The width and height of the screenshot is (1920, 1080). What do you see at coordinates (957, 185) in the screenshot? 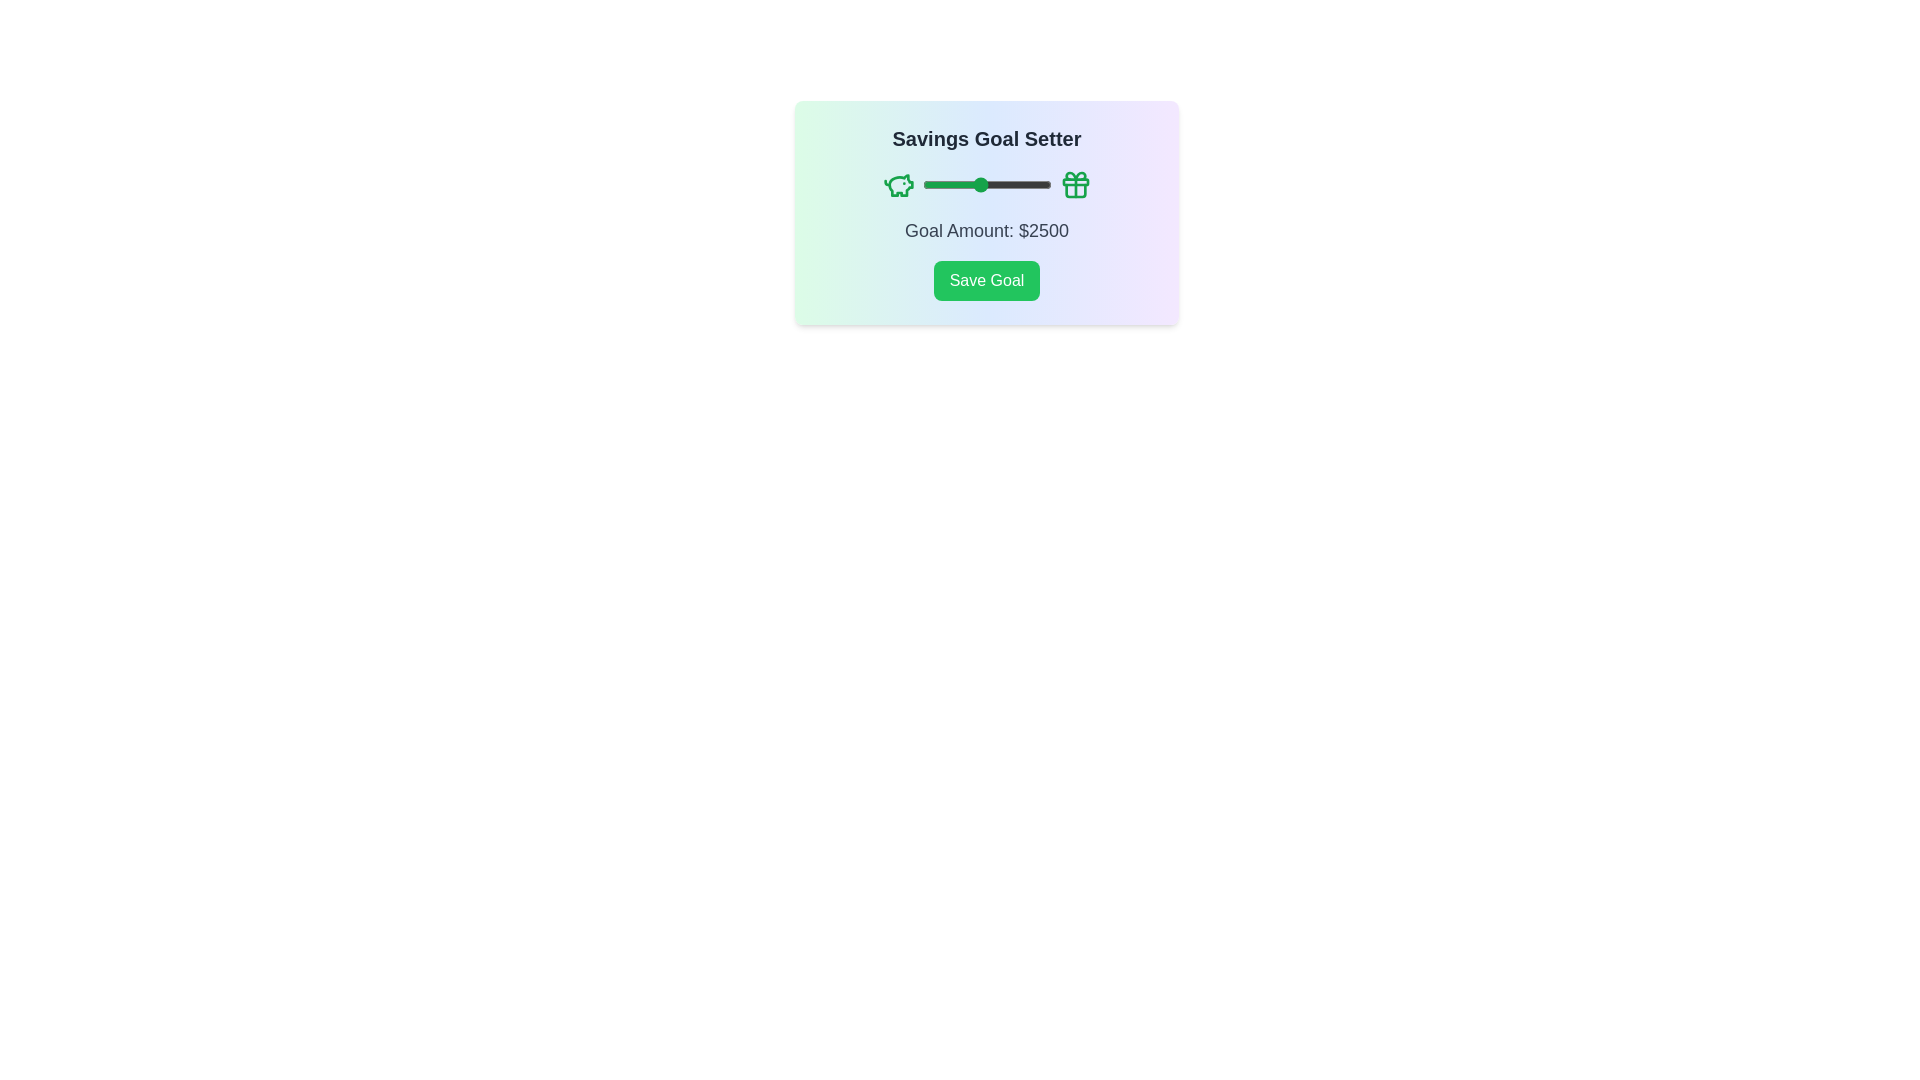
I see `the slider to set the goal amount to 1743` at bounding box center [957, 185].